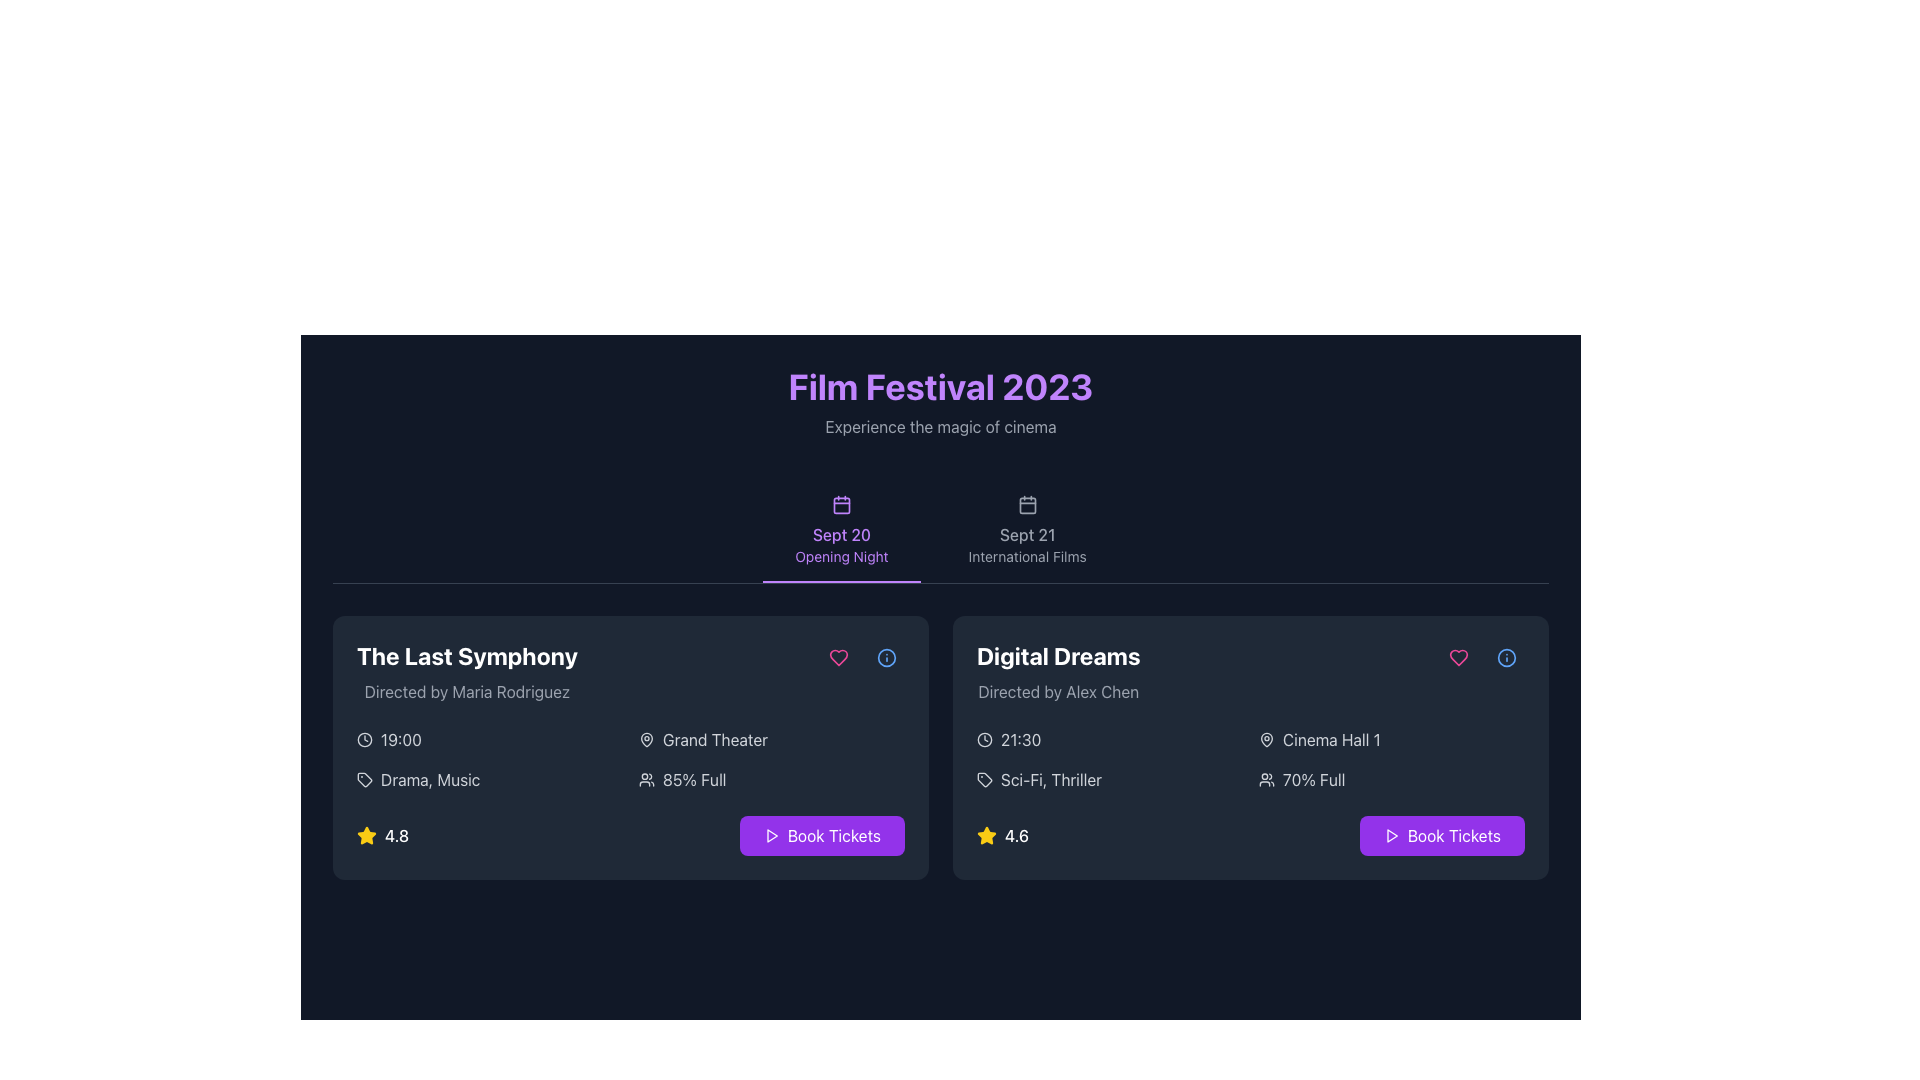 The width and height of the screenshot is (1920, 1080). Describe the element at coordinates (834, 836) in the screenshot. I see `the 'Book Tickets' text element, which is styled in white on a purple button with rounded corners, located below the movie information panel titled 'The Last Symphony'` at that location.